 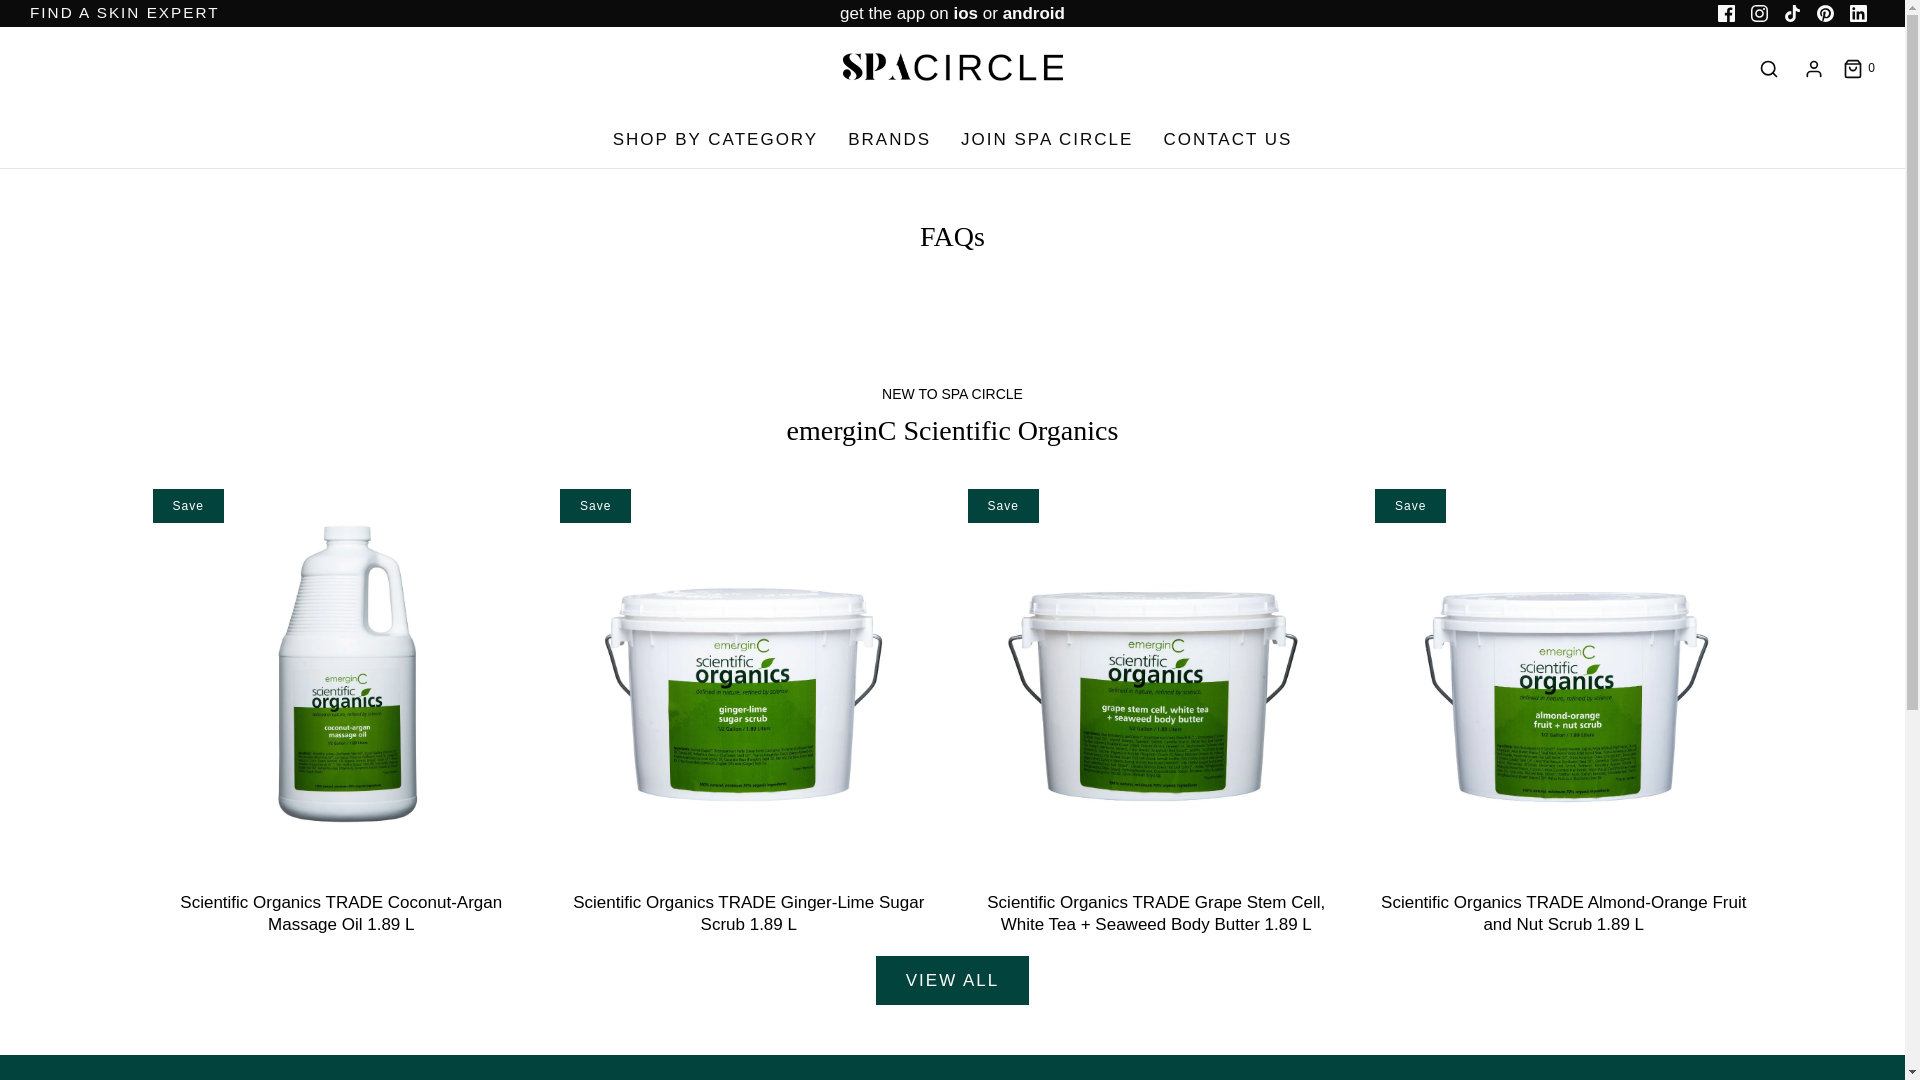 I want to click on 'CONTACT US', so click(x=1226, y=138).